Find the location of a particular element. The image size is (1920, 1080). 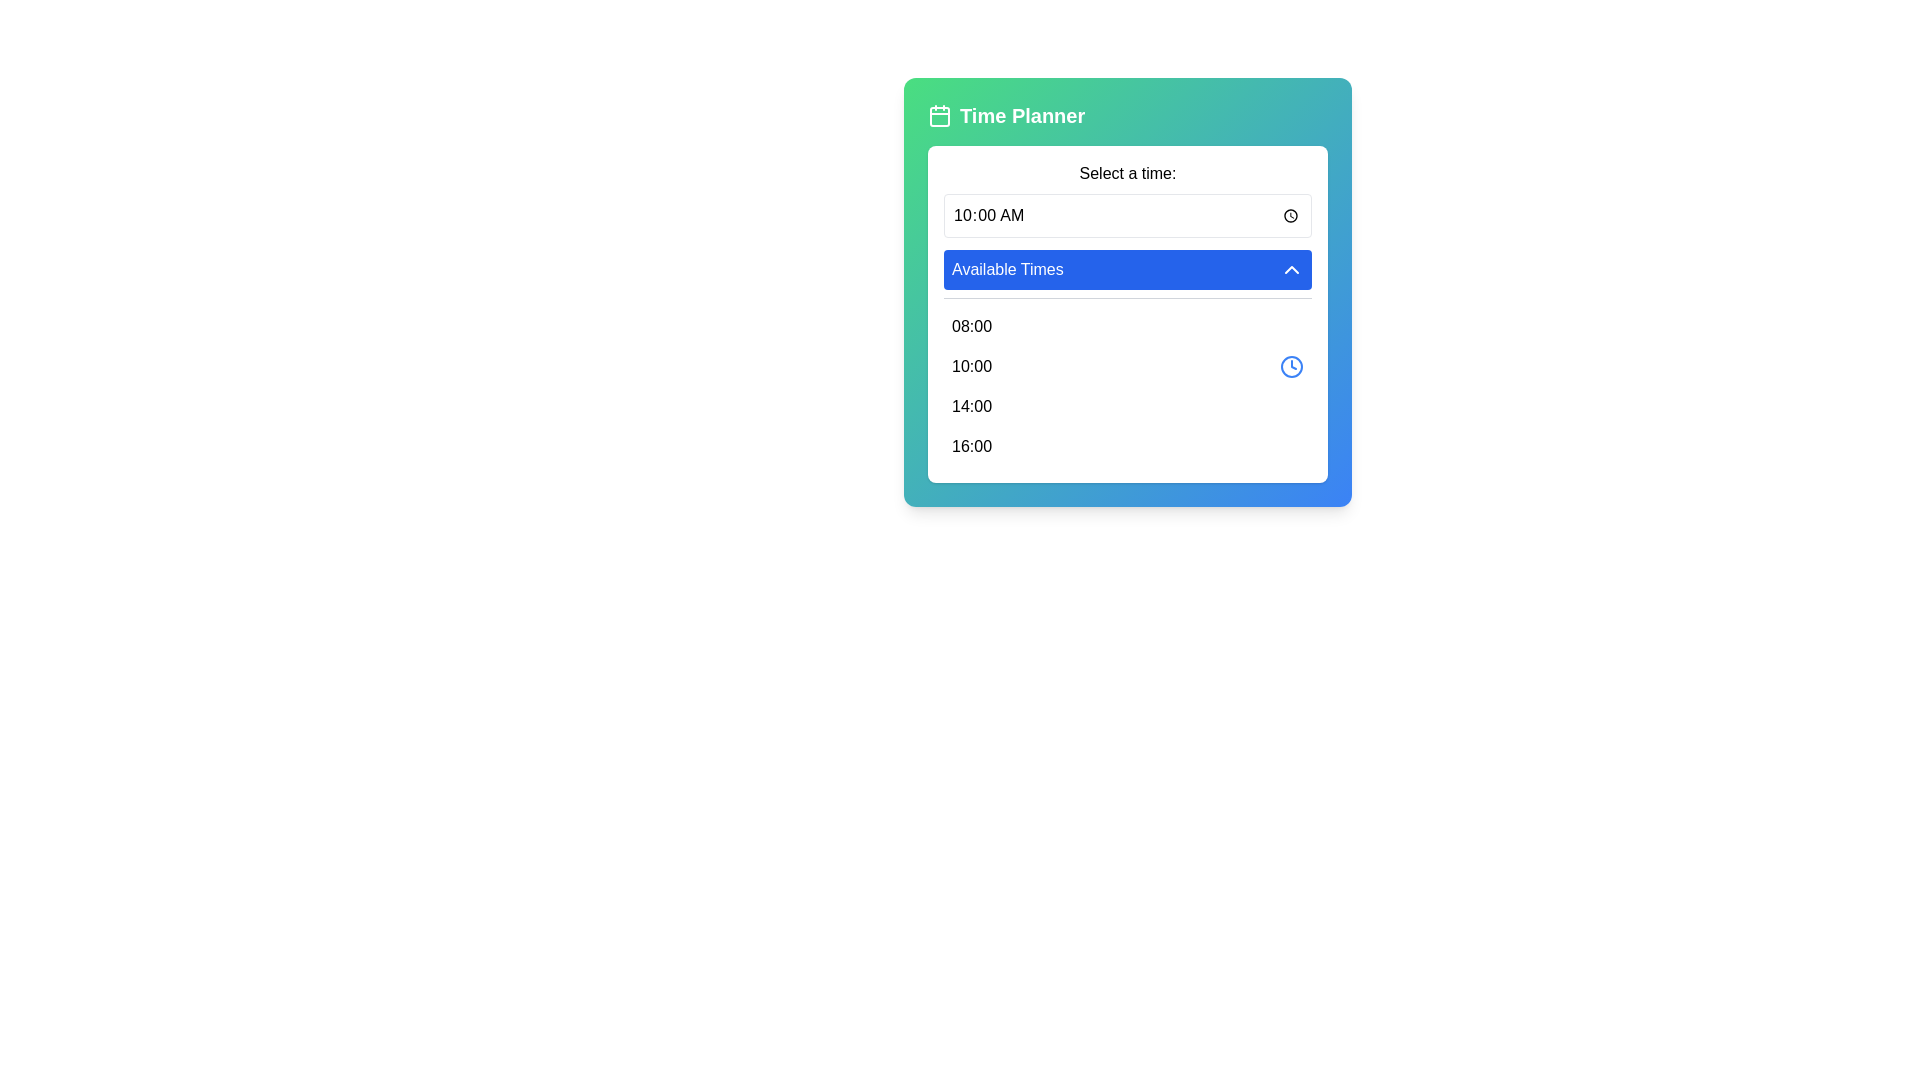

a specific time from the dropdown in the Interactive time selection panel, which features a bold label 'Time Planner' and a blue dropdown button labeled 'Available Times' is located at coordinates (1128, 292).